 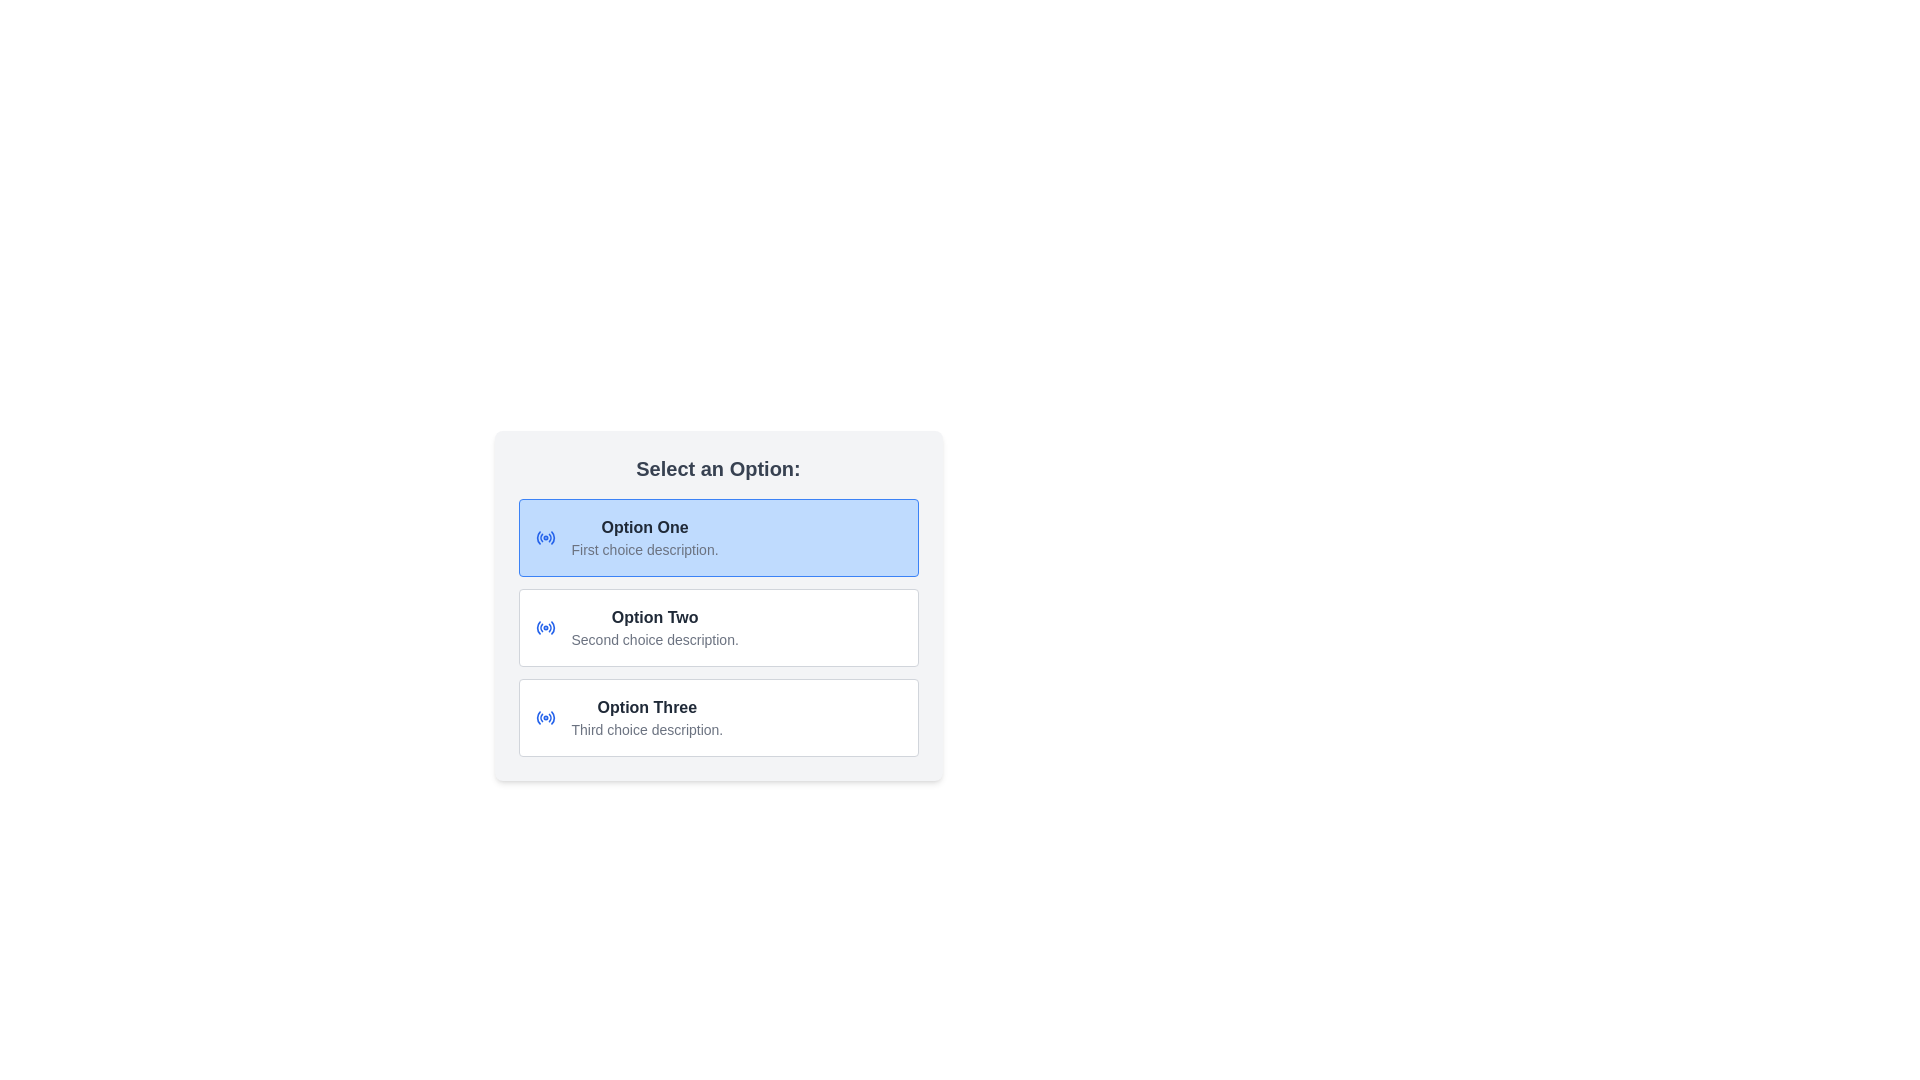 What do you see at coordinates (718, 627) in the screenshot?
I see `the highlighted option card 'Option Two' in the list of selectable option cards` at bounding box center [718, 627].